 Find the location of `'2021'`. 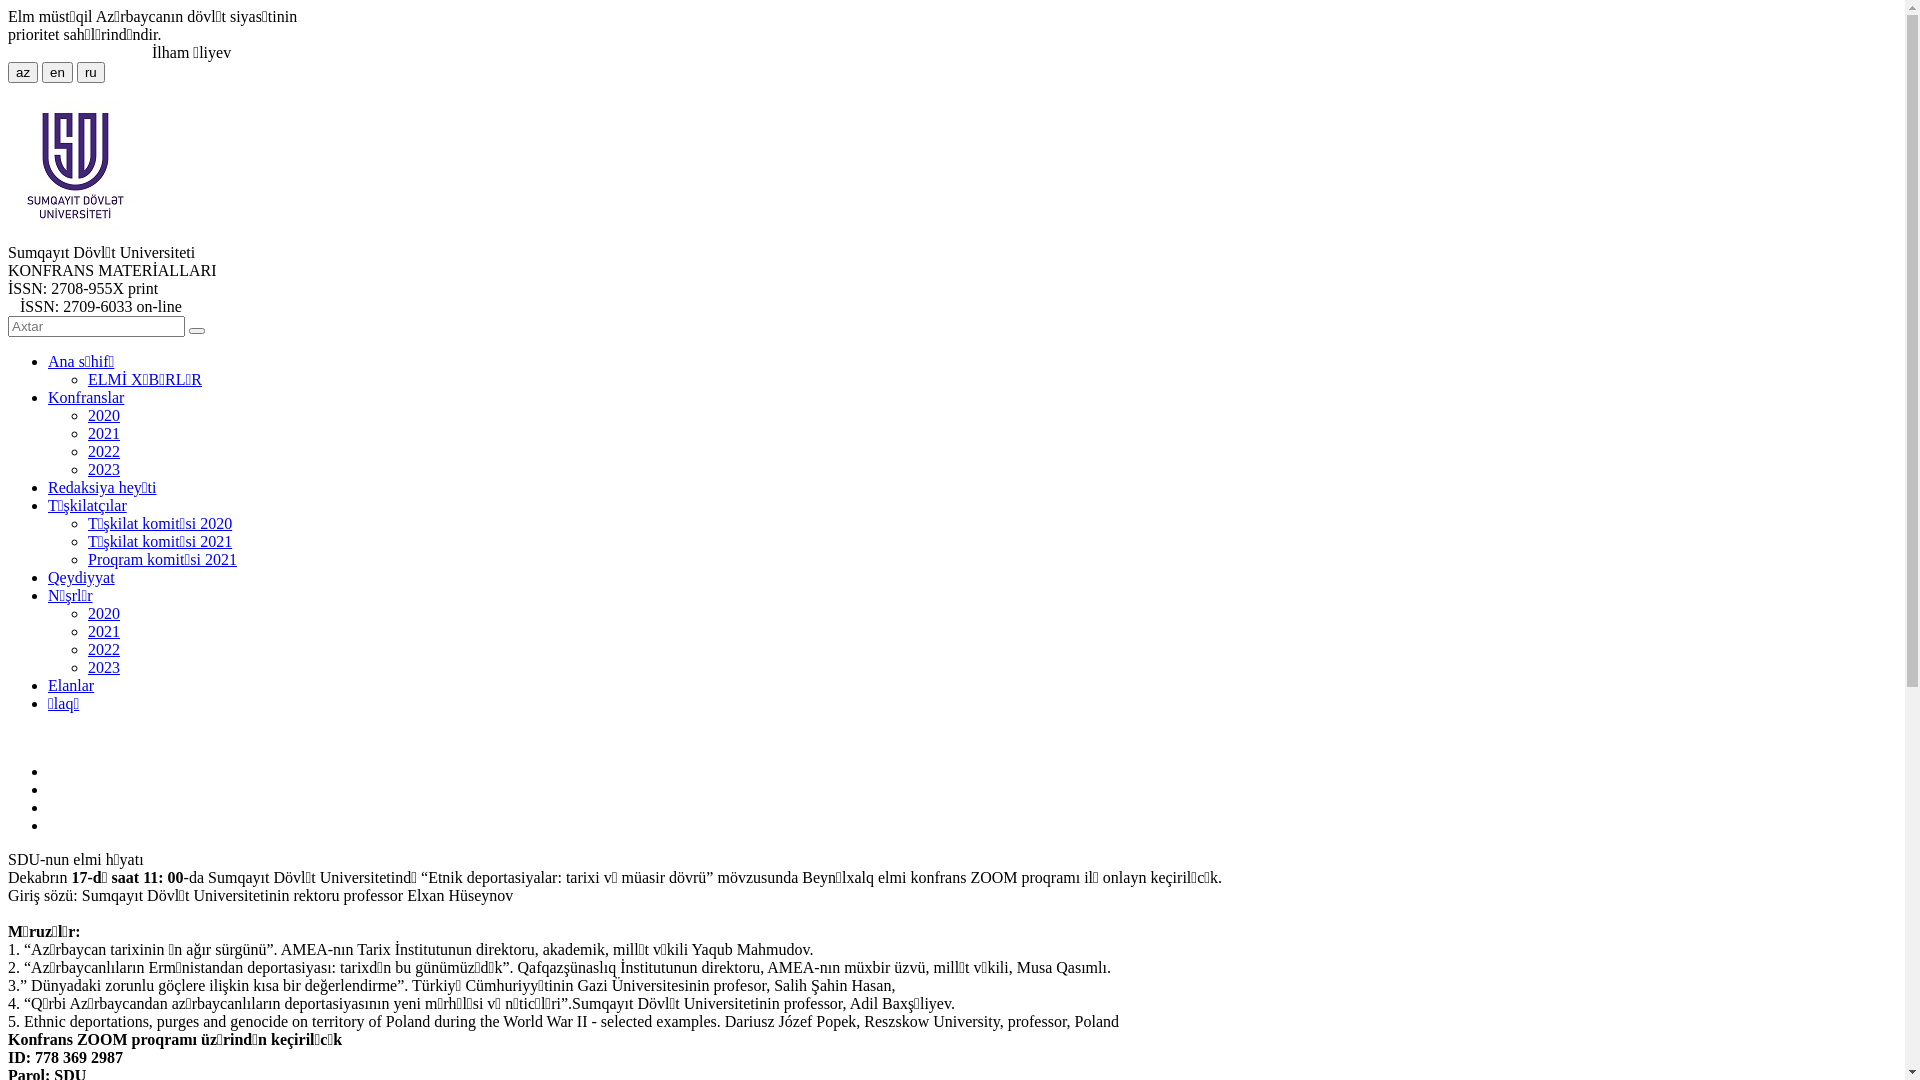

'2021' is located at coordinates (103, 432).